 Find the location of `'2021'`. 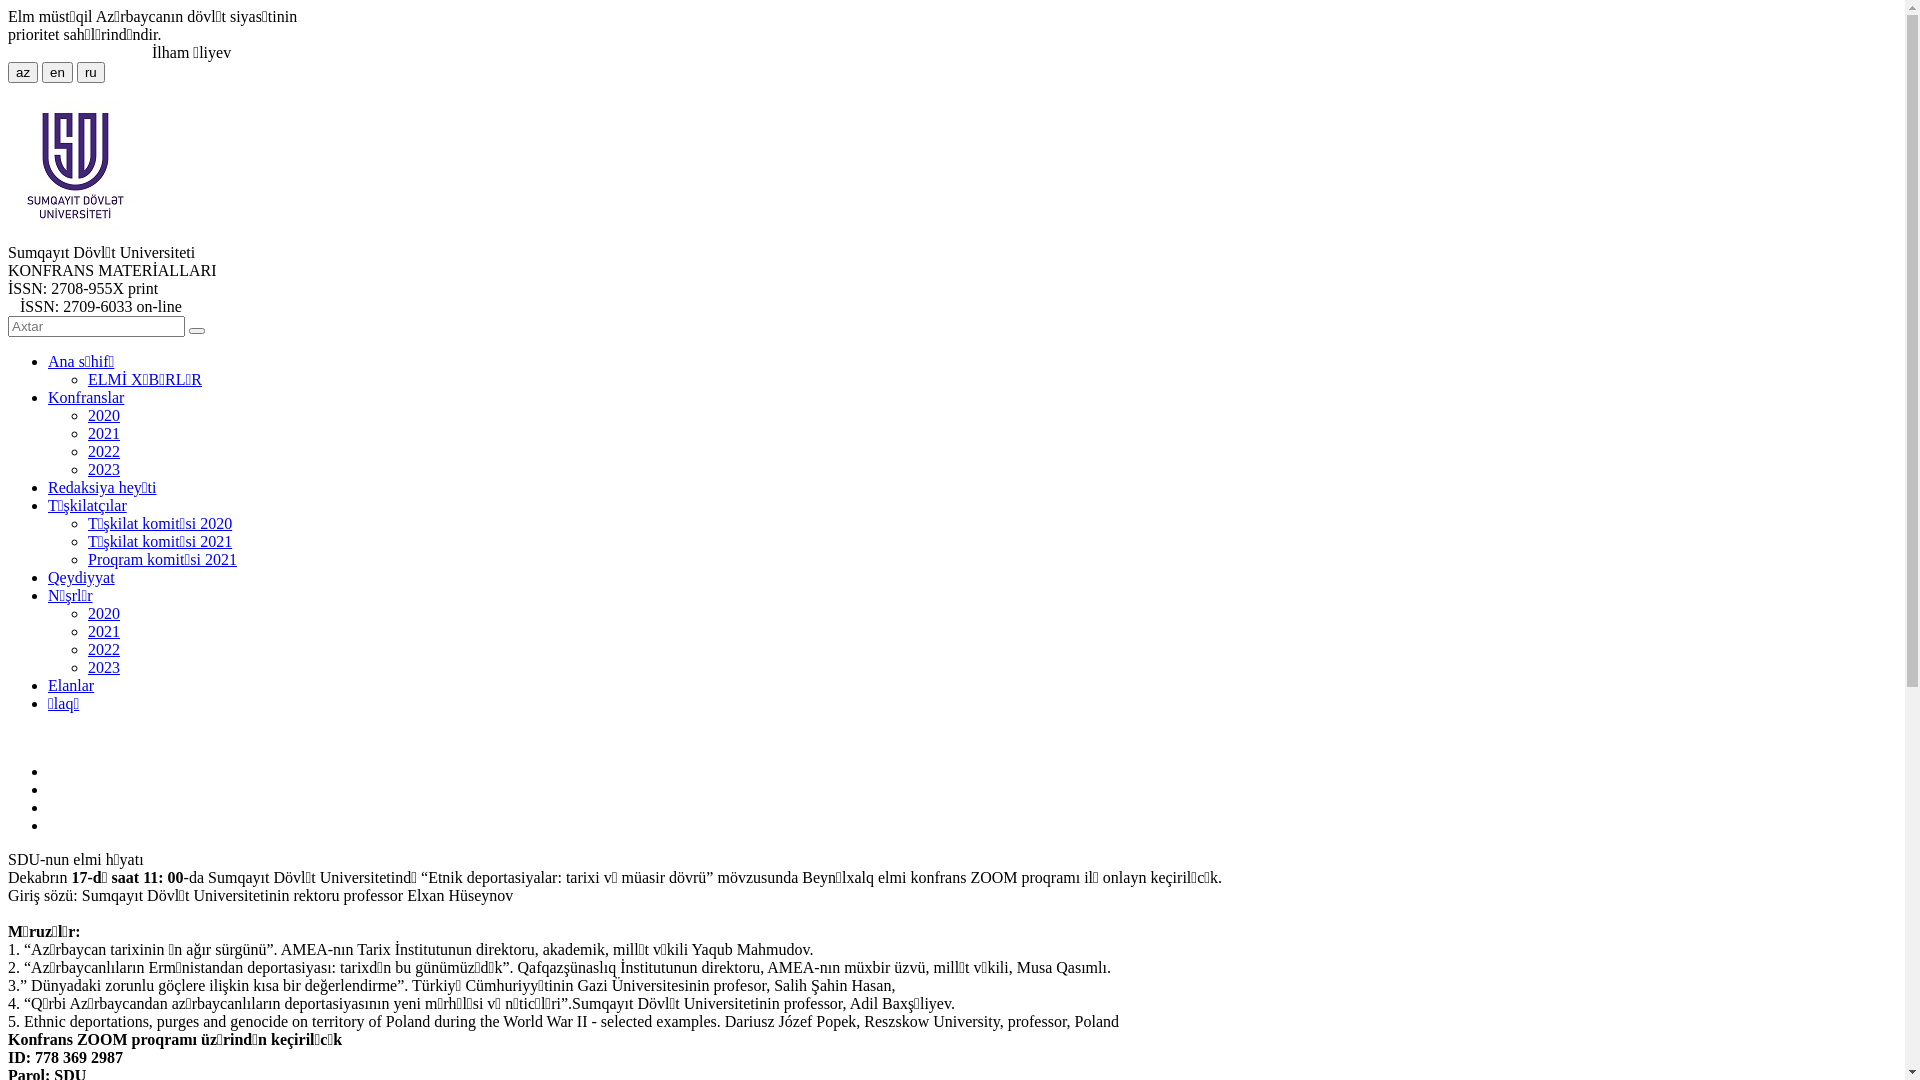

'2021' is located at coordinates (103, 432).